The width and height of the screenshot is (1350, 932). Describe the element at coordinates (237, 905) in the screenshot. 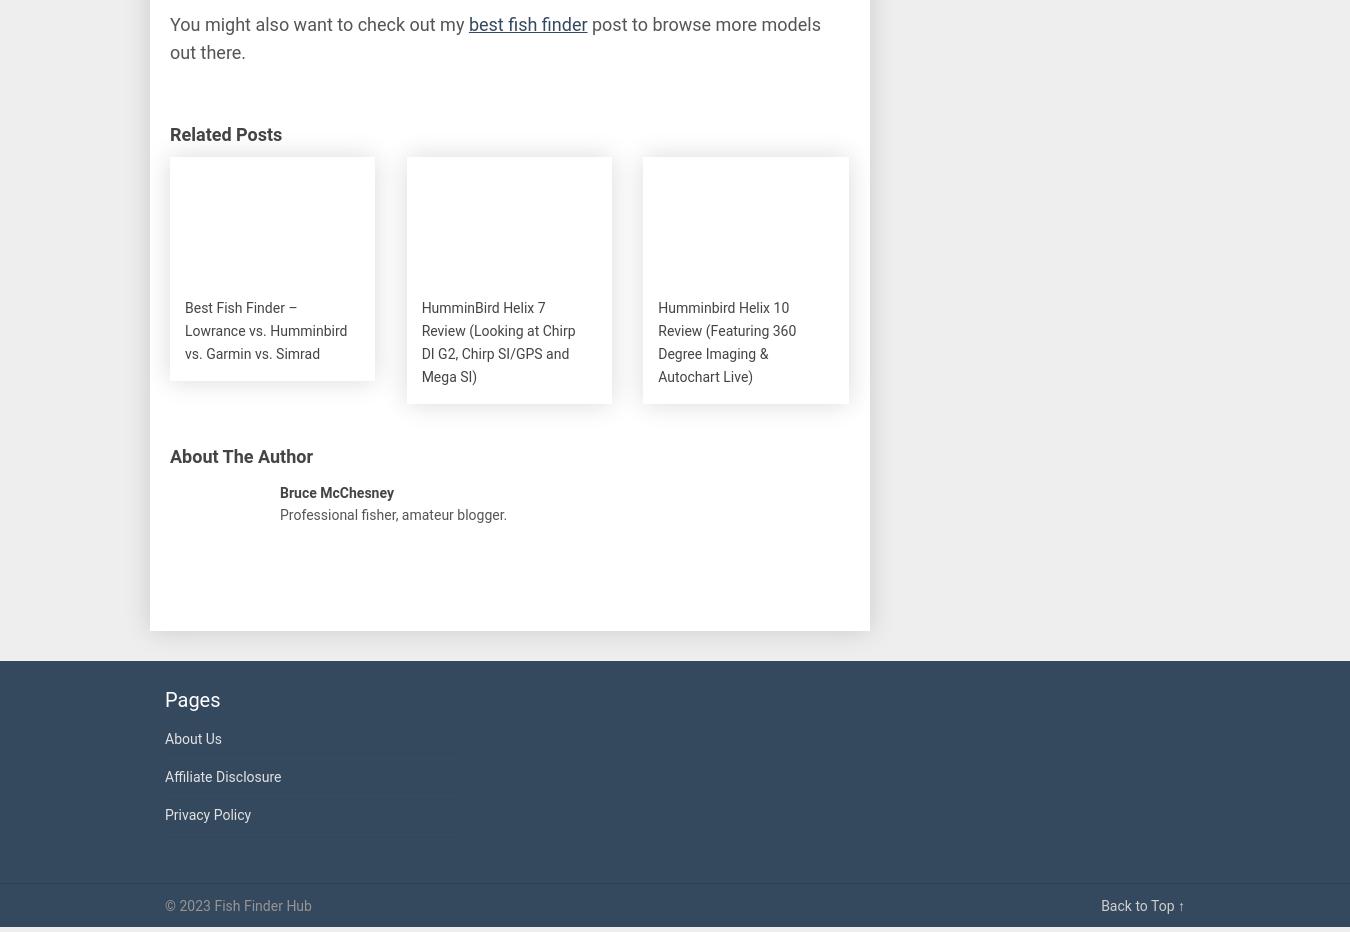

I see `'© 2023 Fish Finder Hub'` at that location.